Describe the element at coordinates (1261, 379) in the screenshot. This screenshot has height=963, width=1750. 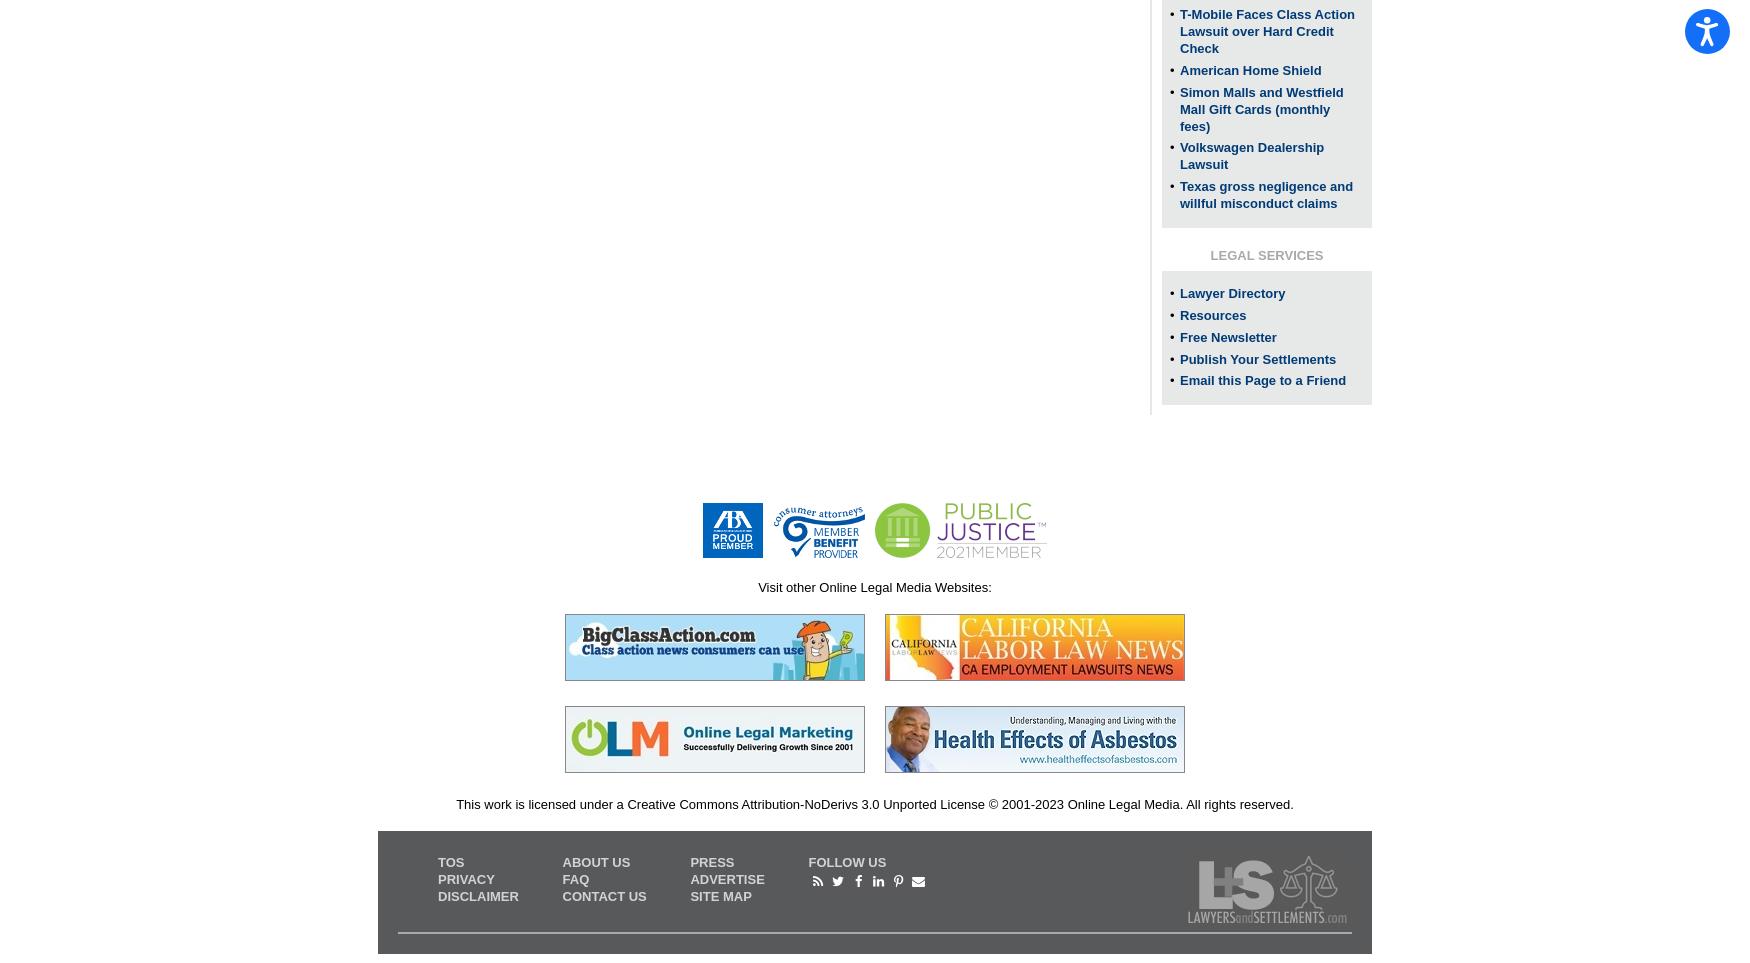
I see `'Email this Page to a Friend'` at that location.